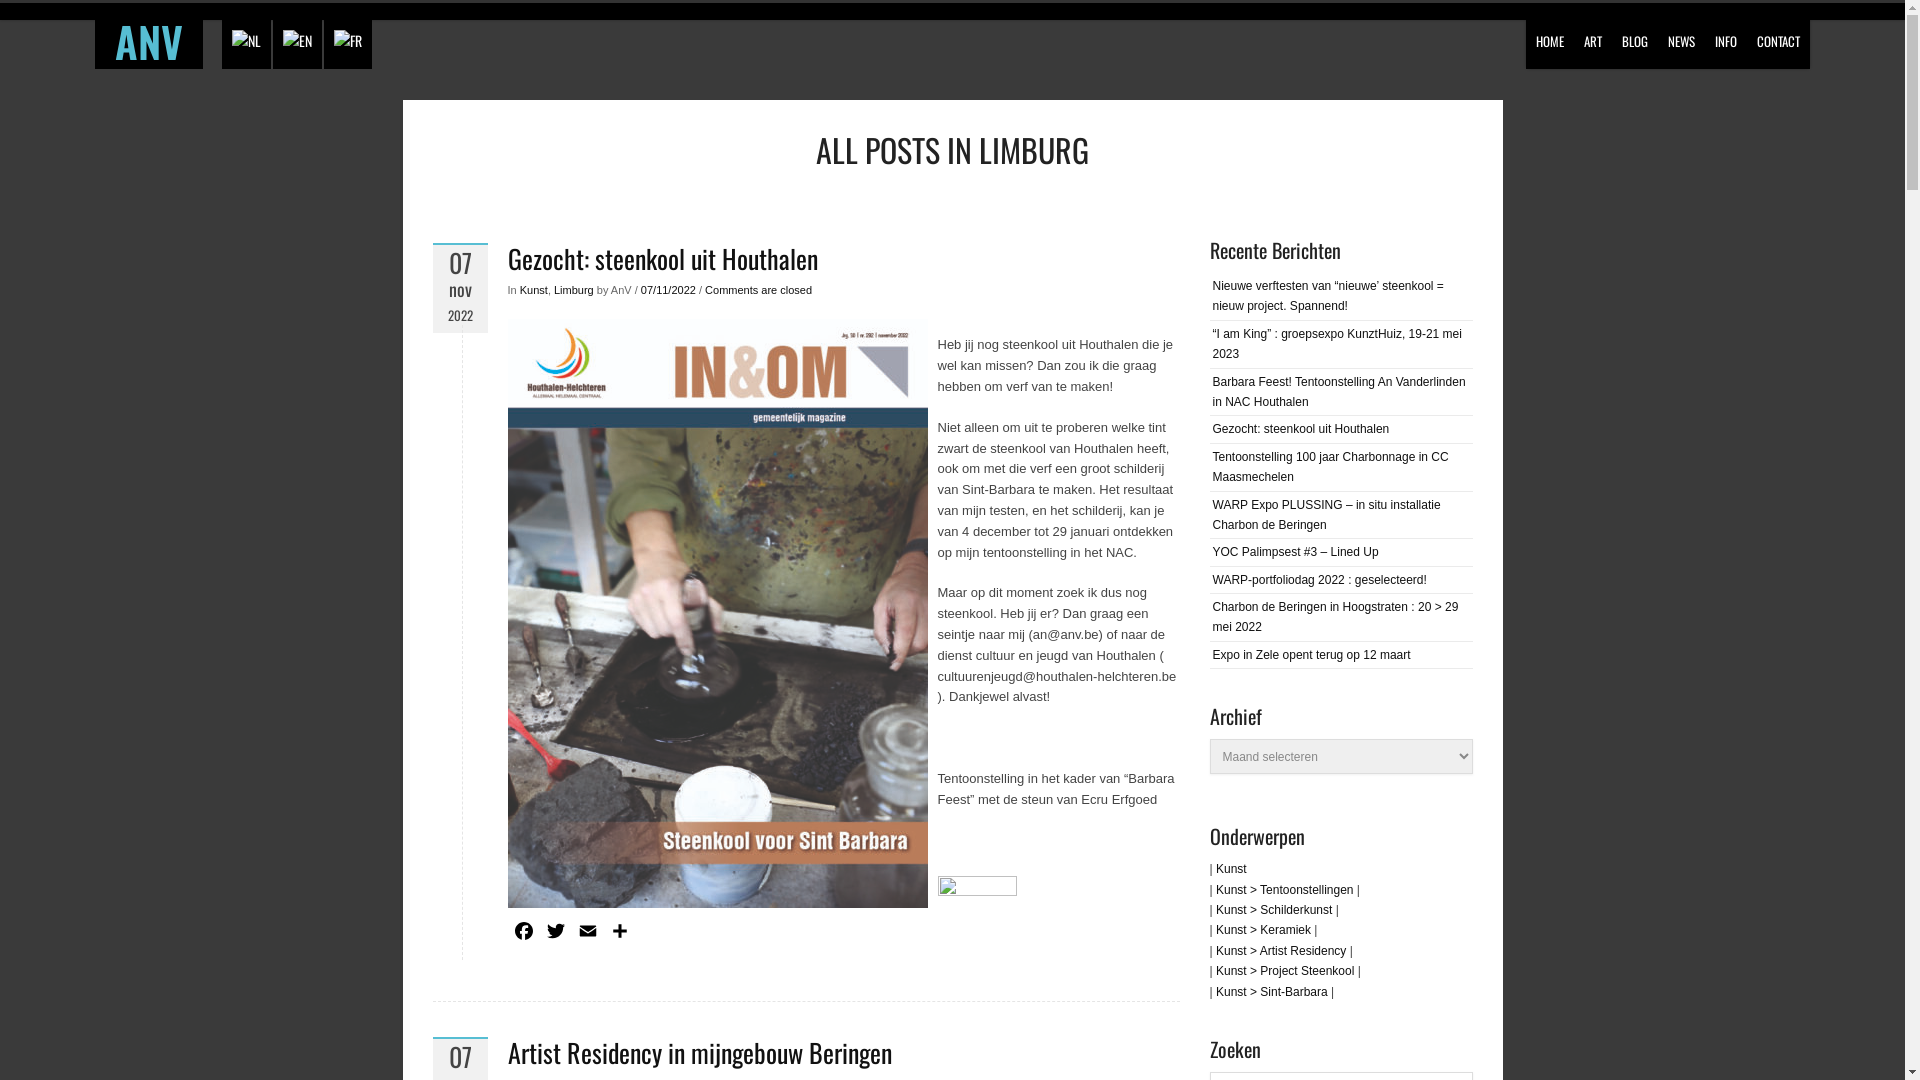  I want to click on 'BLOG', so click(1635, 34).